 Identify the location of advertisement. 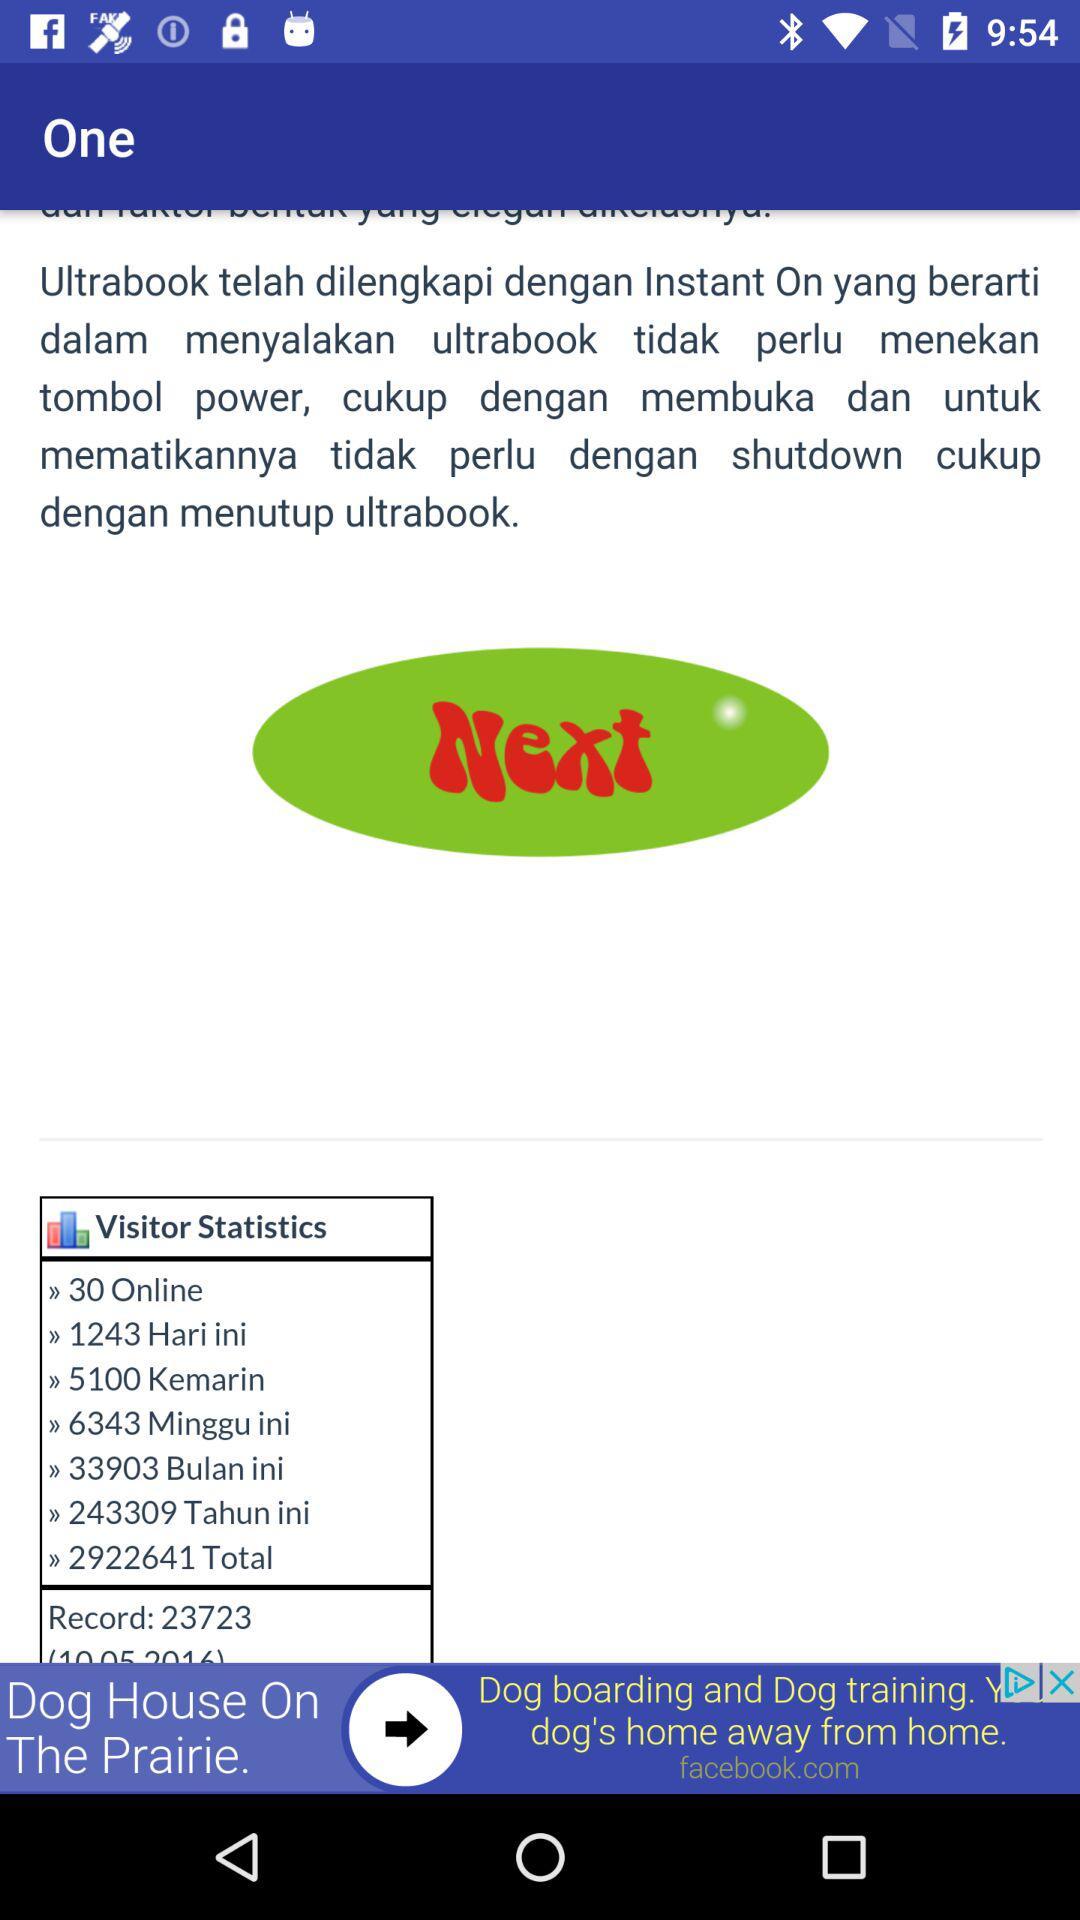
(540, 1727).